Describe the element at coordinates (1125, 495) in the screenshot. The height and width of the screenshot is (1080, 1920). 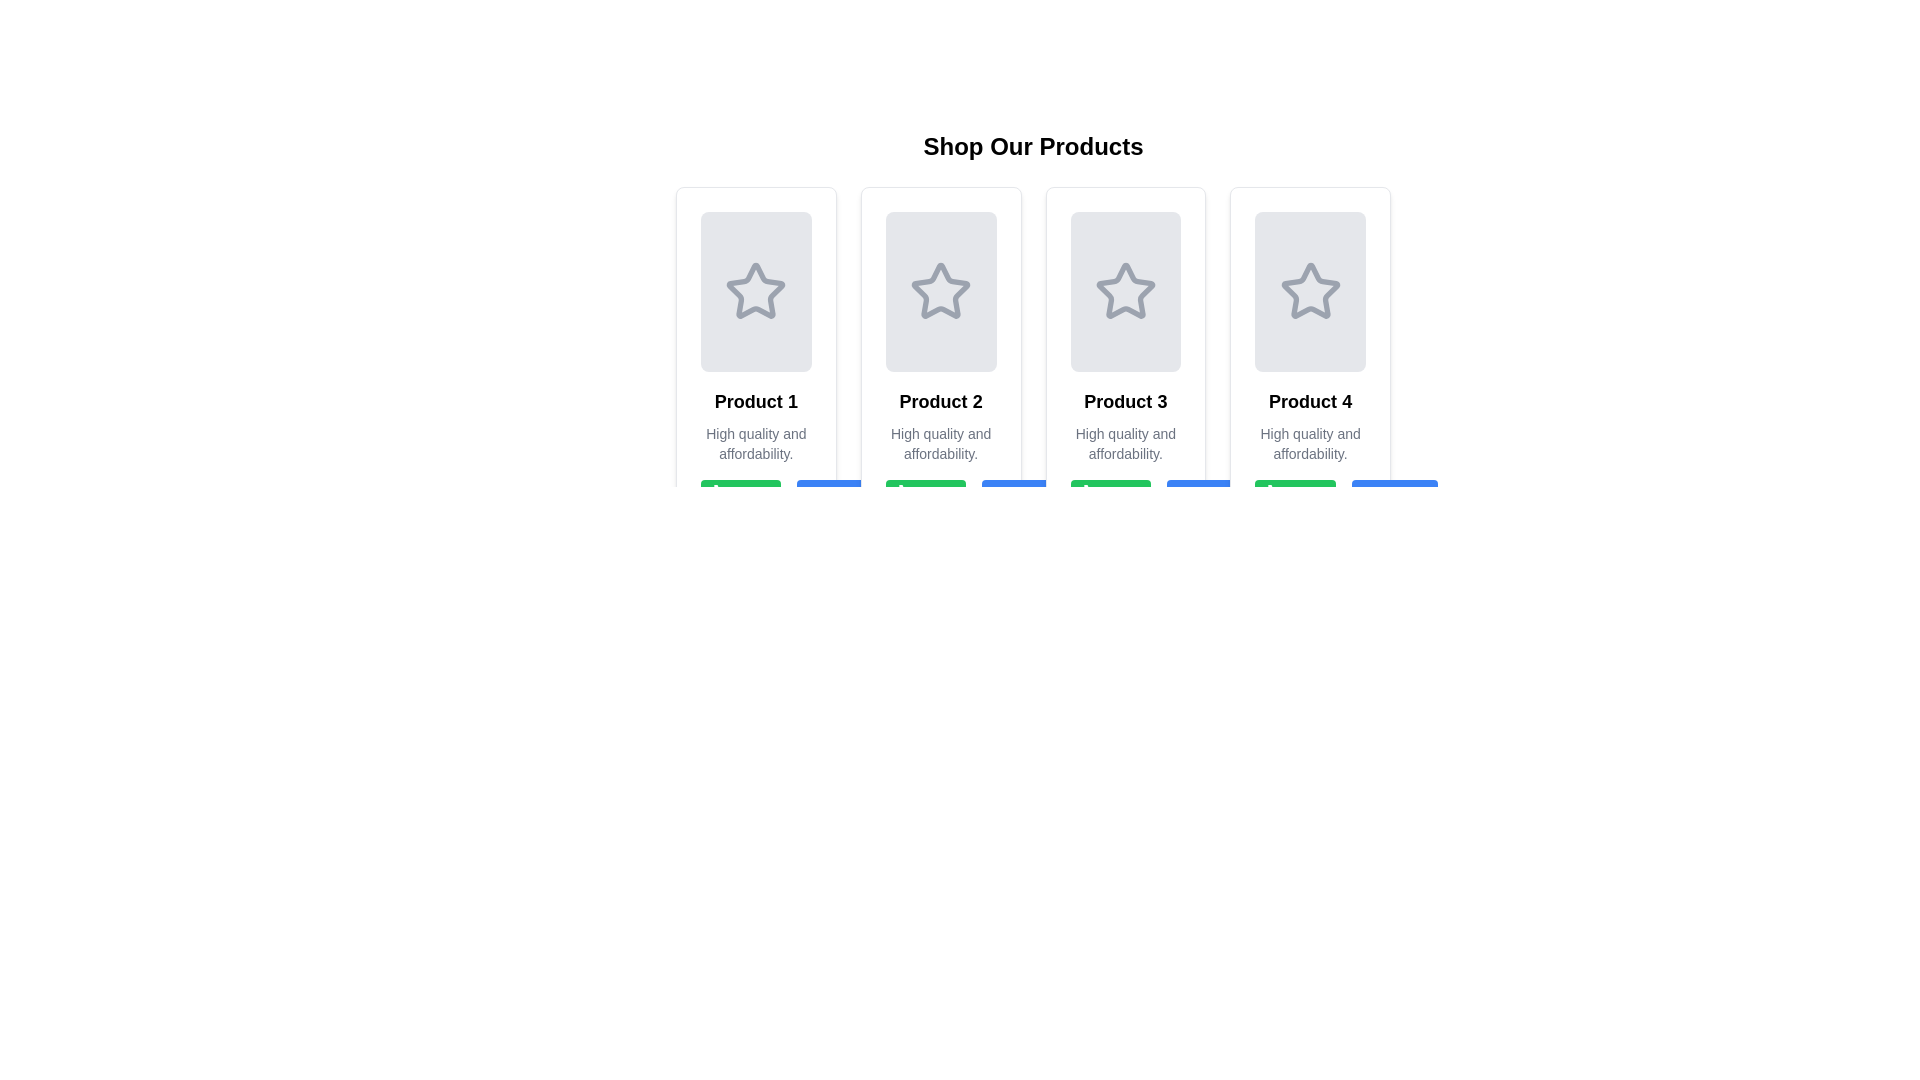
I see `the 'View' button located in the Group containing buttons at the bottom of the 'Product 3' card` at that location.